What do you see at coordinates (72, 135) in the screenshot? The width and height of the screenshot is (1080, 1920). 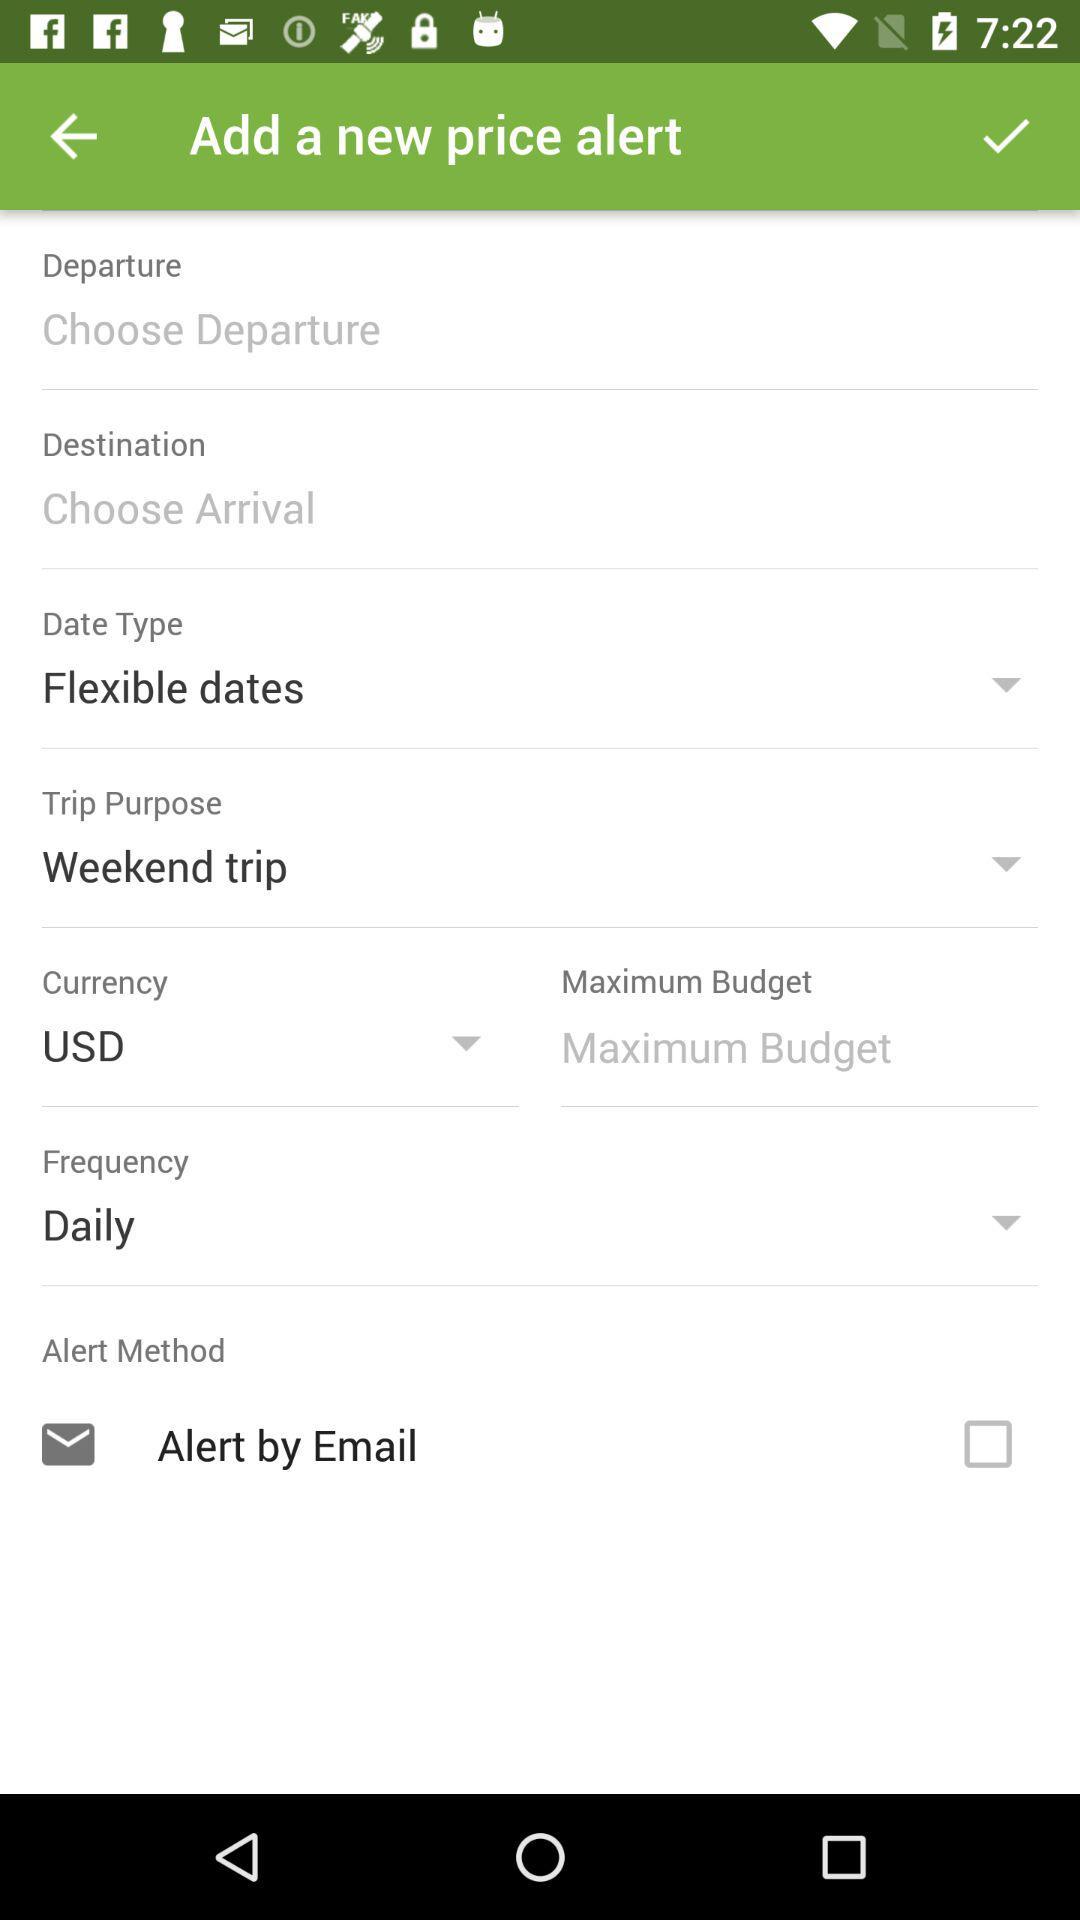 I see `the item at the top left corner` at bounding box center [72, 135].